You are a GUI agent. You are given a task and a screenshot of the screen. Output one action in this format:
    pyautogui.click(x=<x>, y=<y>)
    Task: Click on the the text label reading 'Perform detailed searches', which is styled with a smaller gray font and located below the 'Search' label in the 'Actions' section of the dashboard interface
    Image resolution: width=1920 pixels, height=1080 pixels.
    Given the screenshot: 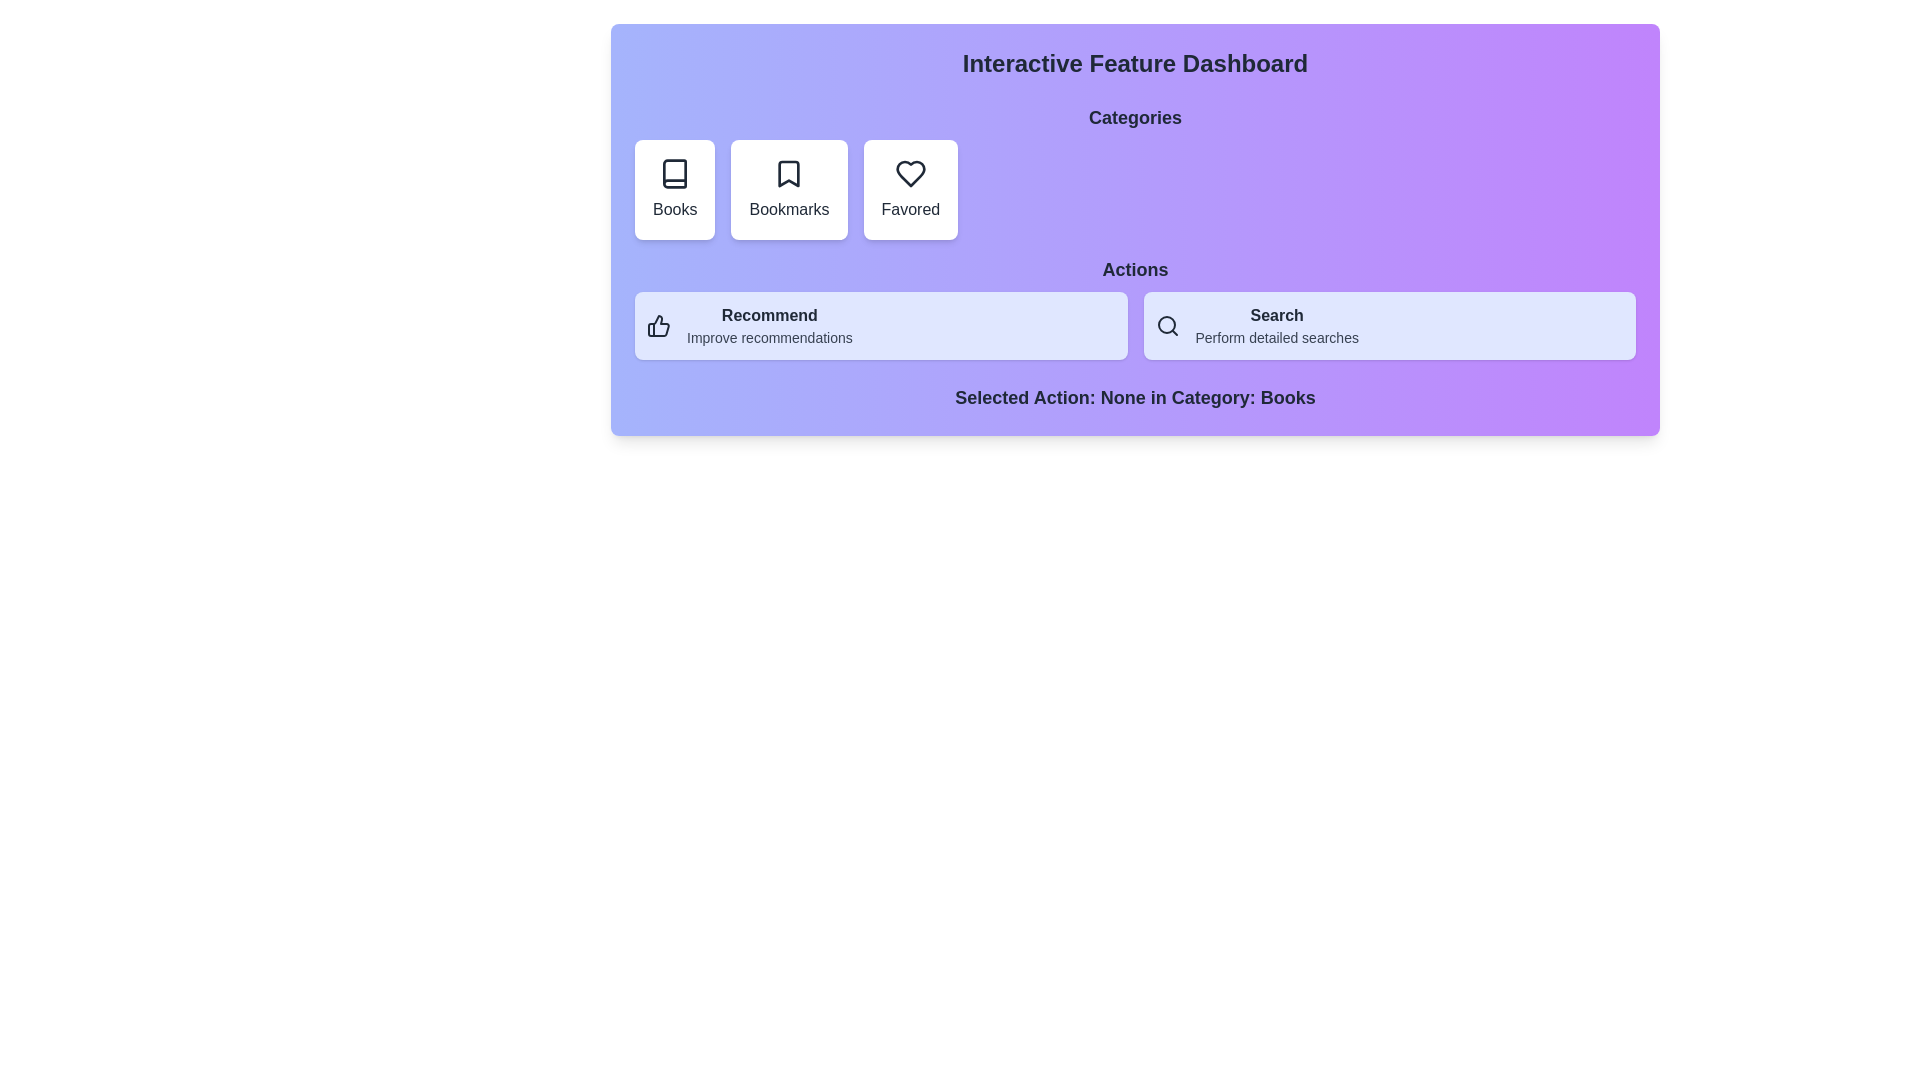 What is the action you would take?
    pyautogui.click(x=1276, y=337)
    